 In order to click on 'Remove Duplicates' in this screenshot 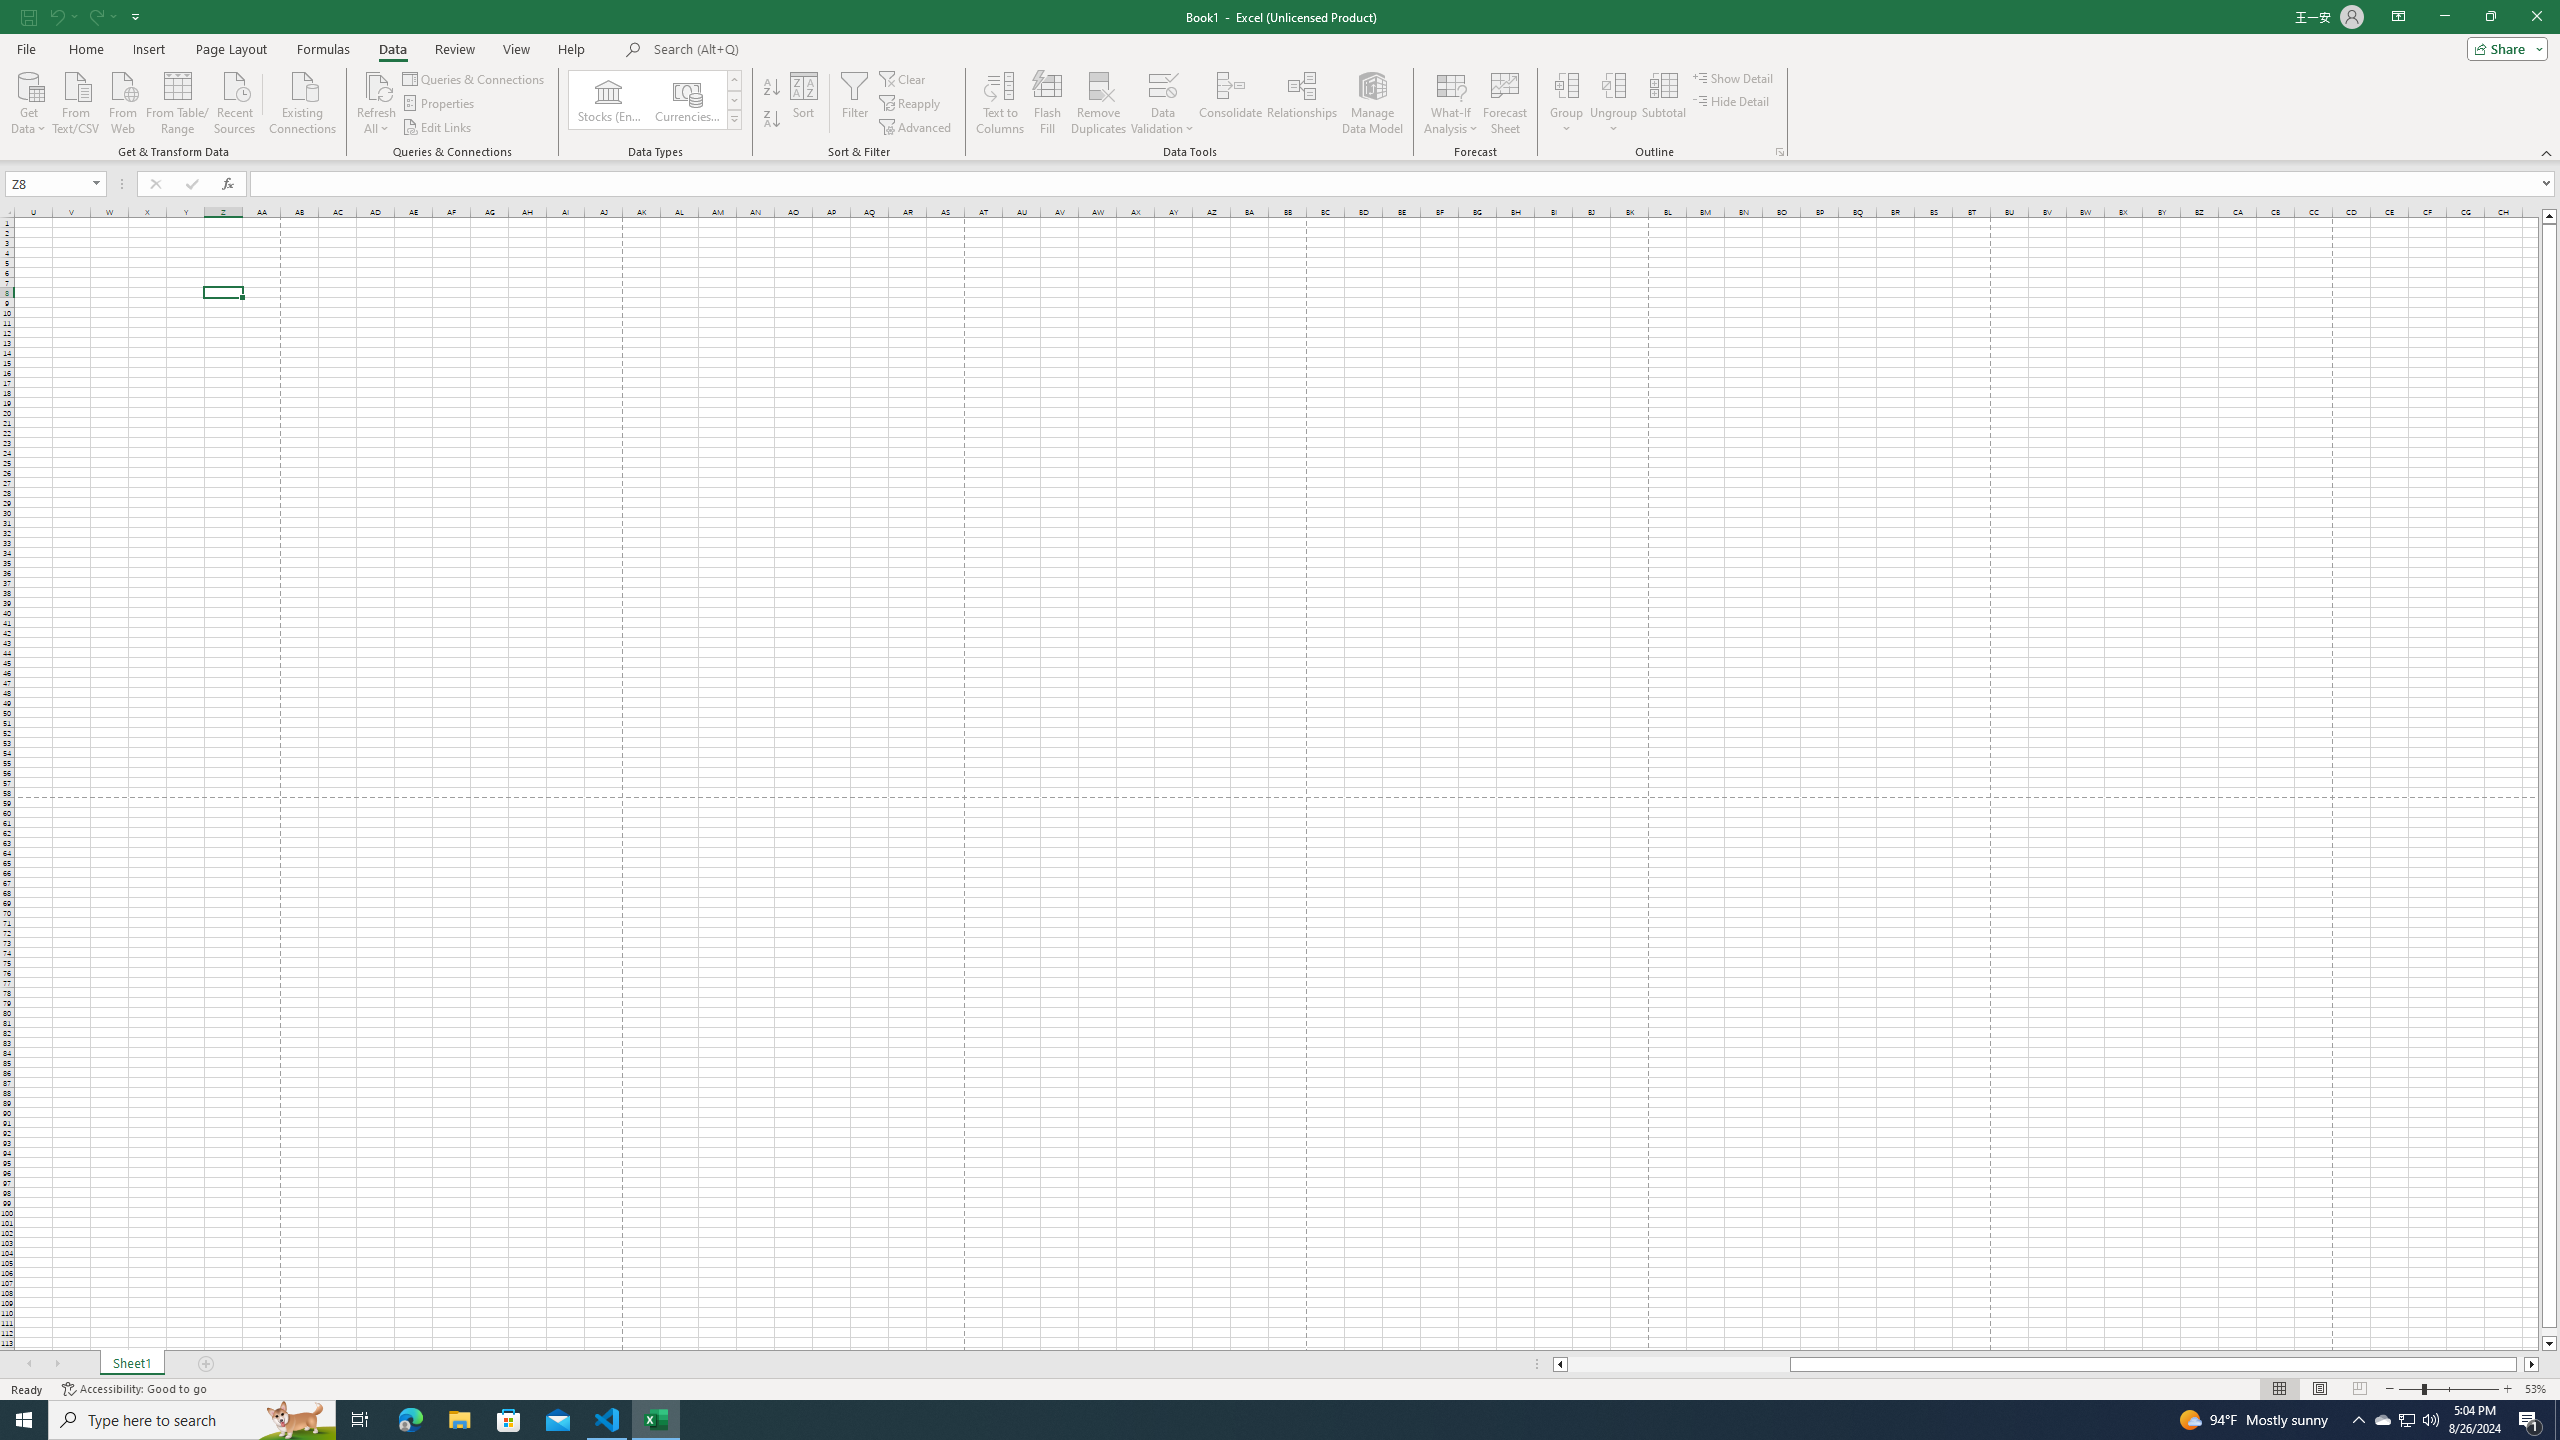, I will do `click(1098, 103)`.